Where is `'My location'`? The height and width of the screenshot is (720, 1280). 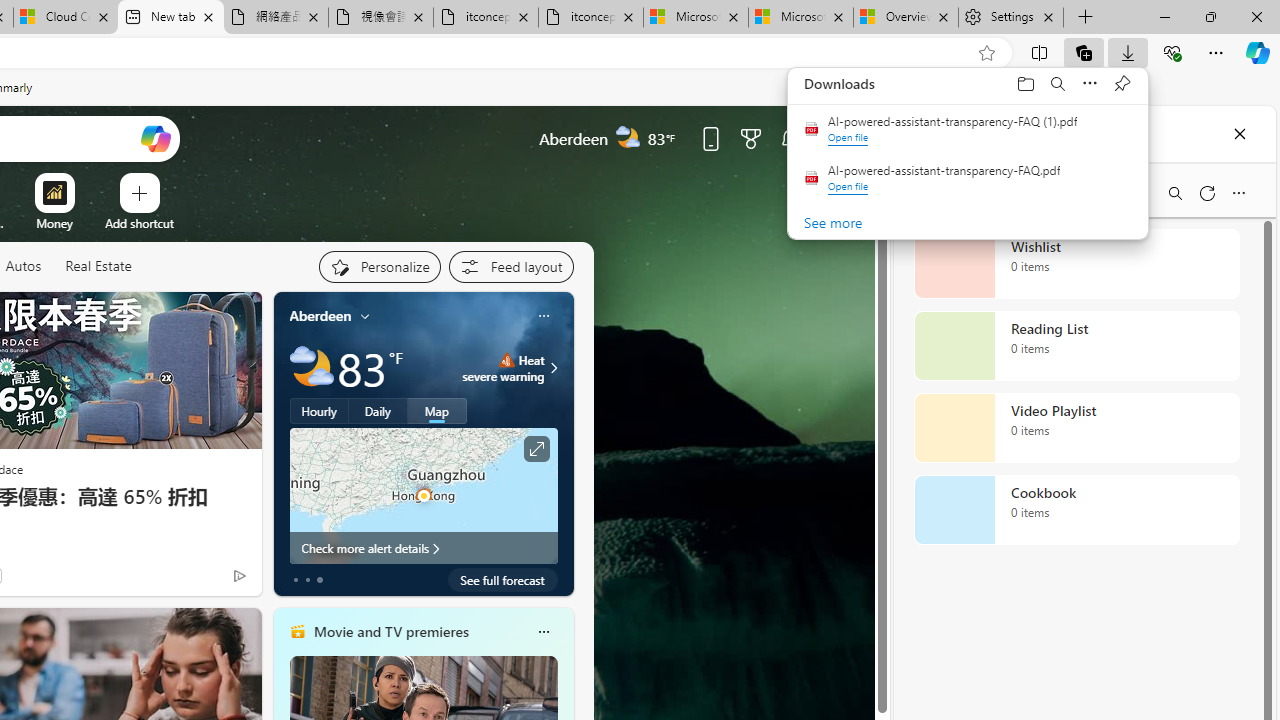 'My location' is located at coordinates (365, 315).